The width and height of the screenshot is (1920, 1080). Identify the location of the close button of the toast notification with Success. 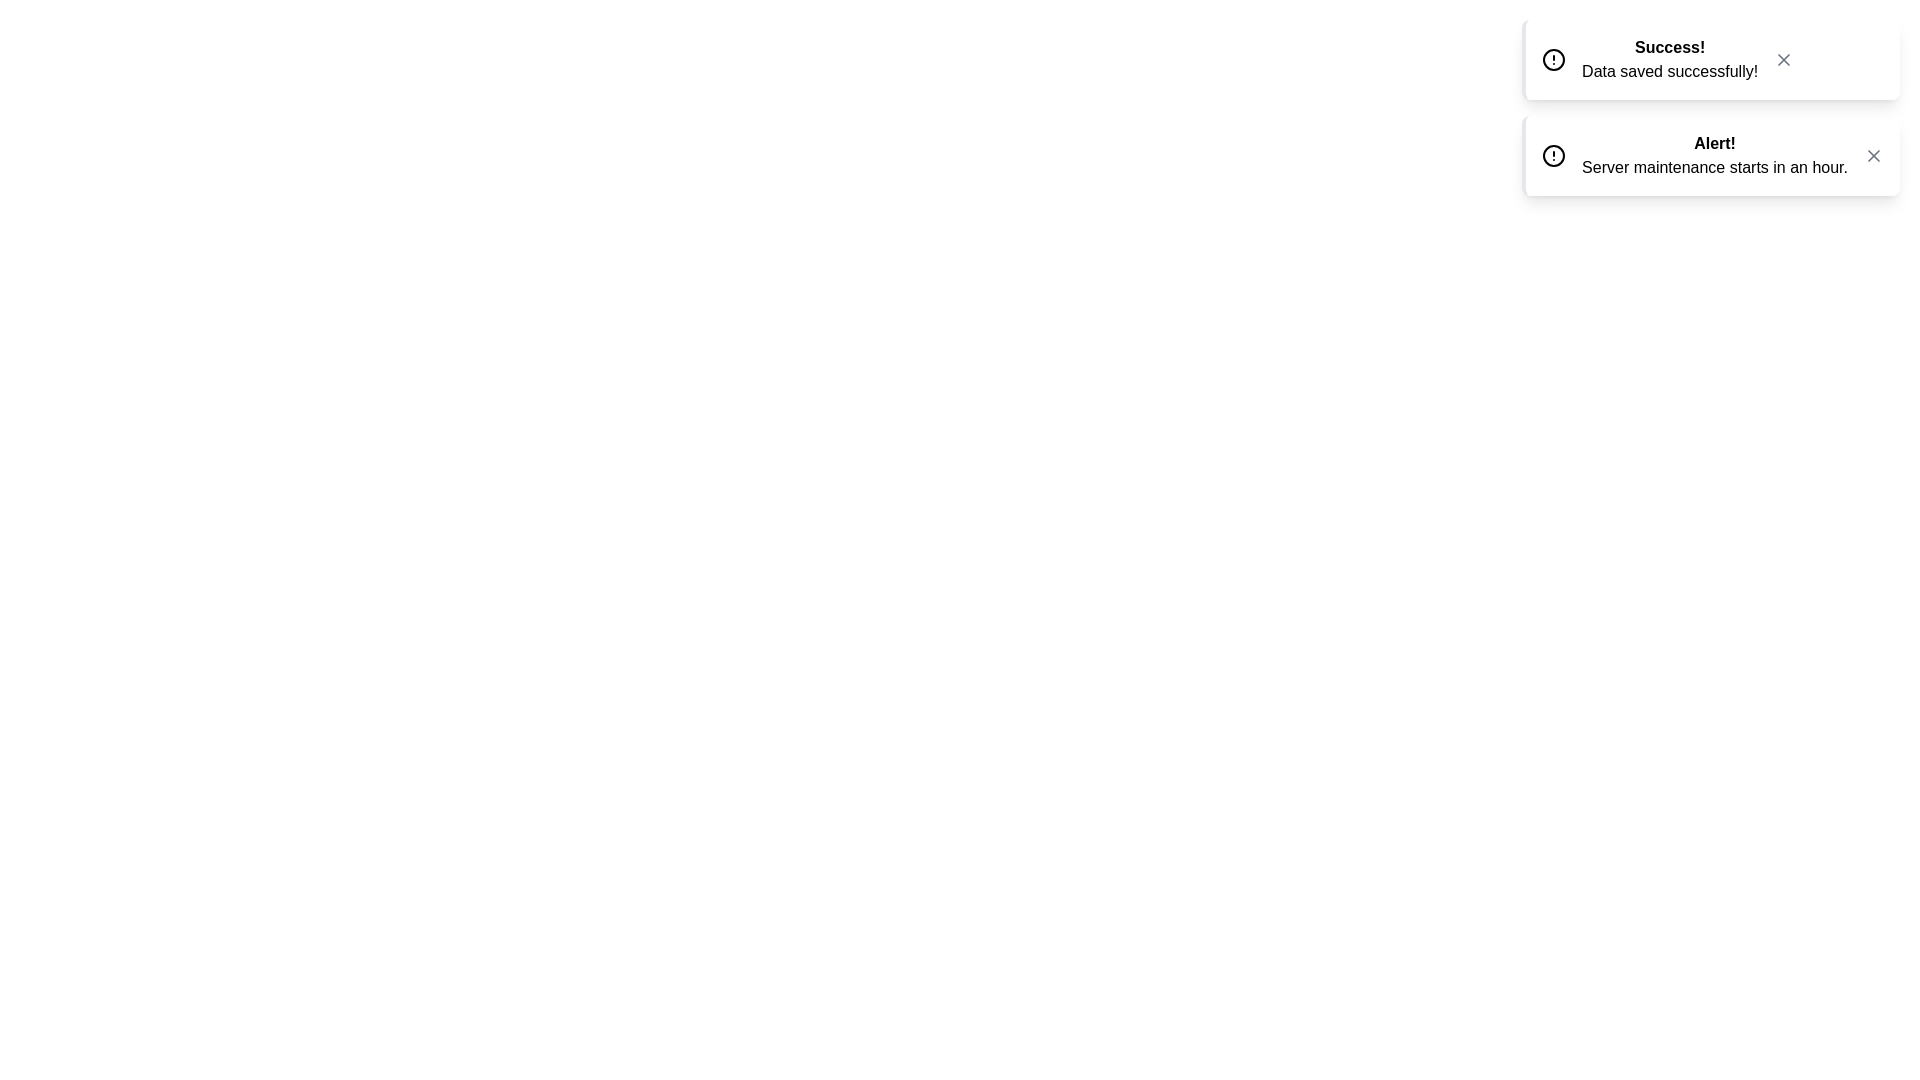
(1784, 59).